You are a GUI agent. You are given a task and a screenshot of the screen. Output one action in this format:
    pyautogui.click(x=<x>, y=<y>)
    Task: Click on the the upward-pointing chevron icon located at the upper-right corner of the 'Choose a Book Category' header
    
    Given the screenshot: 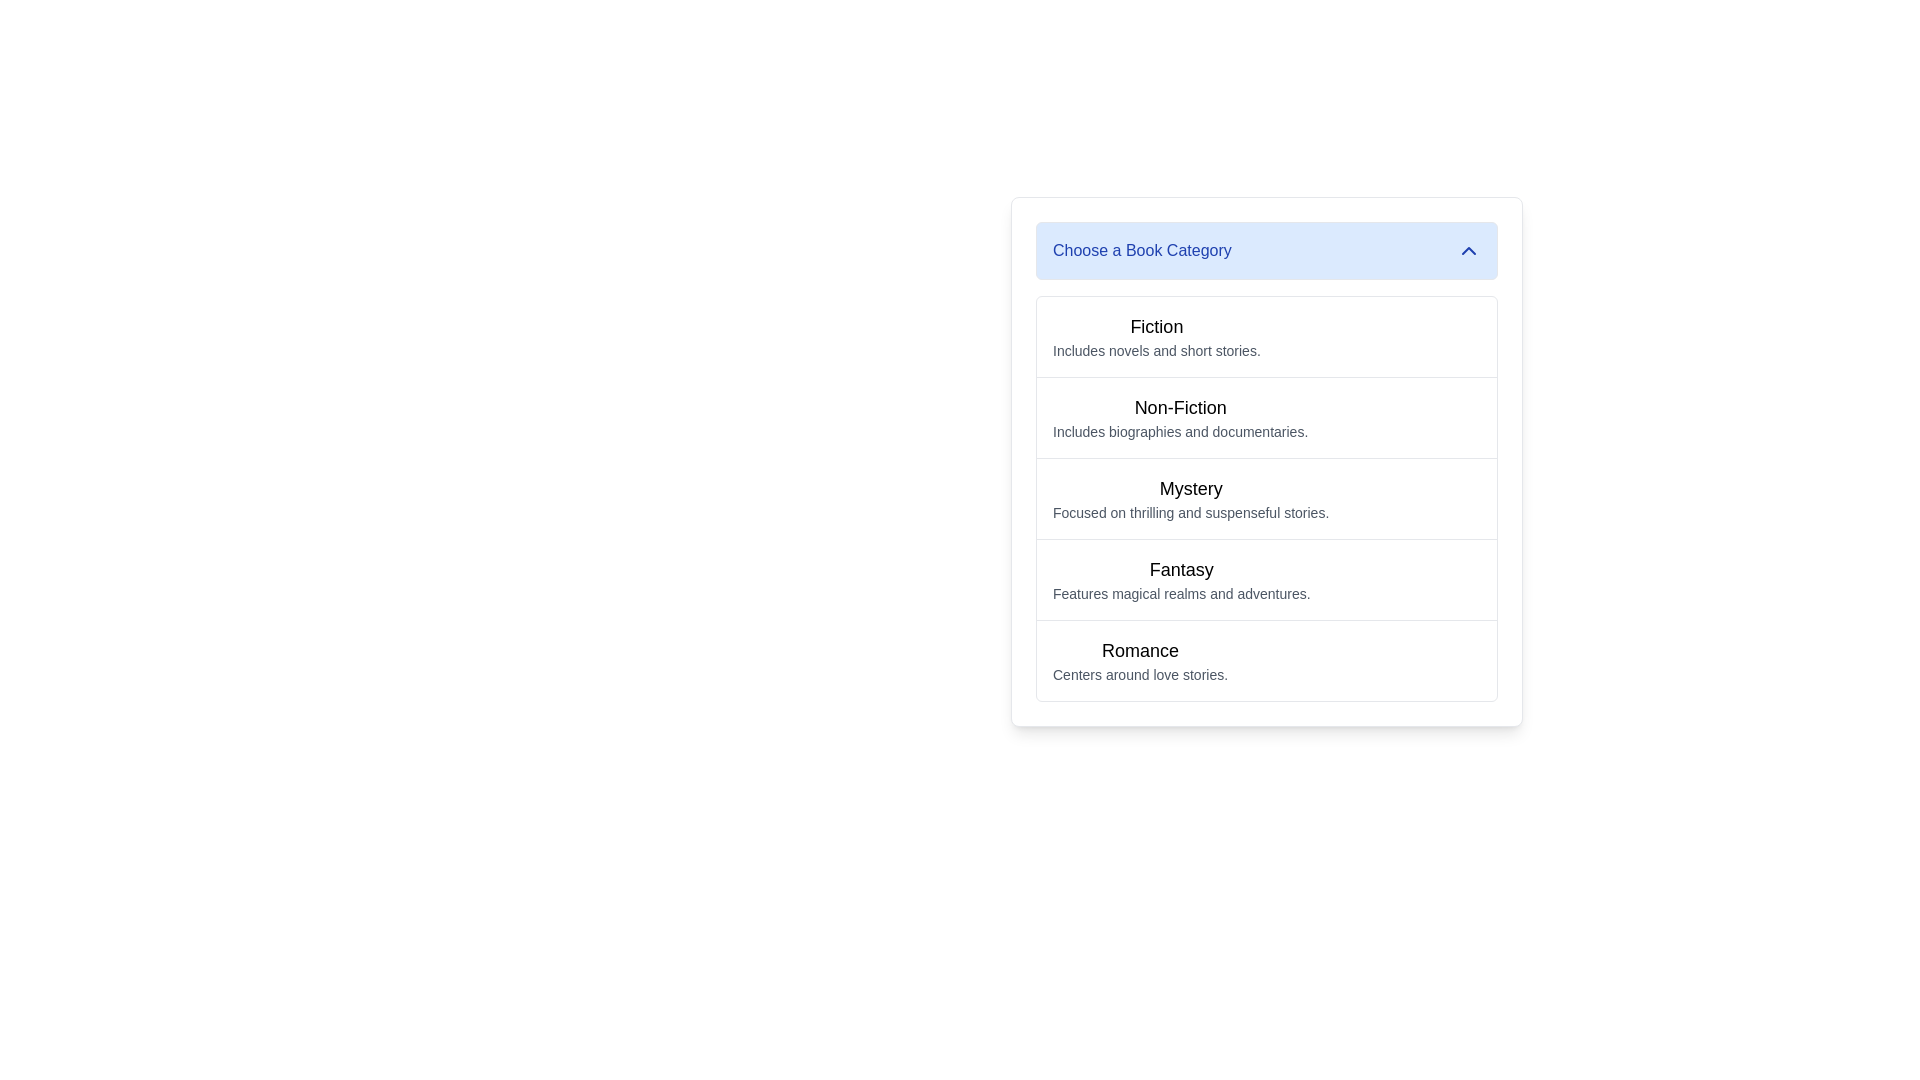 What is the action you would take?
    pyautogui.click(x=1468, y=249)
    